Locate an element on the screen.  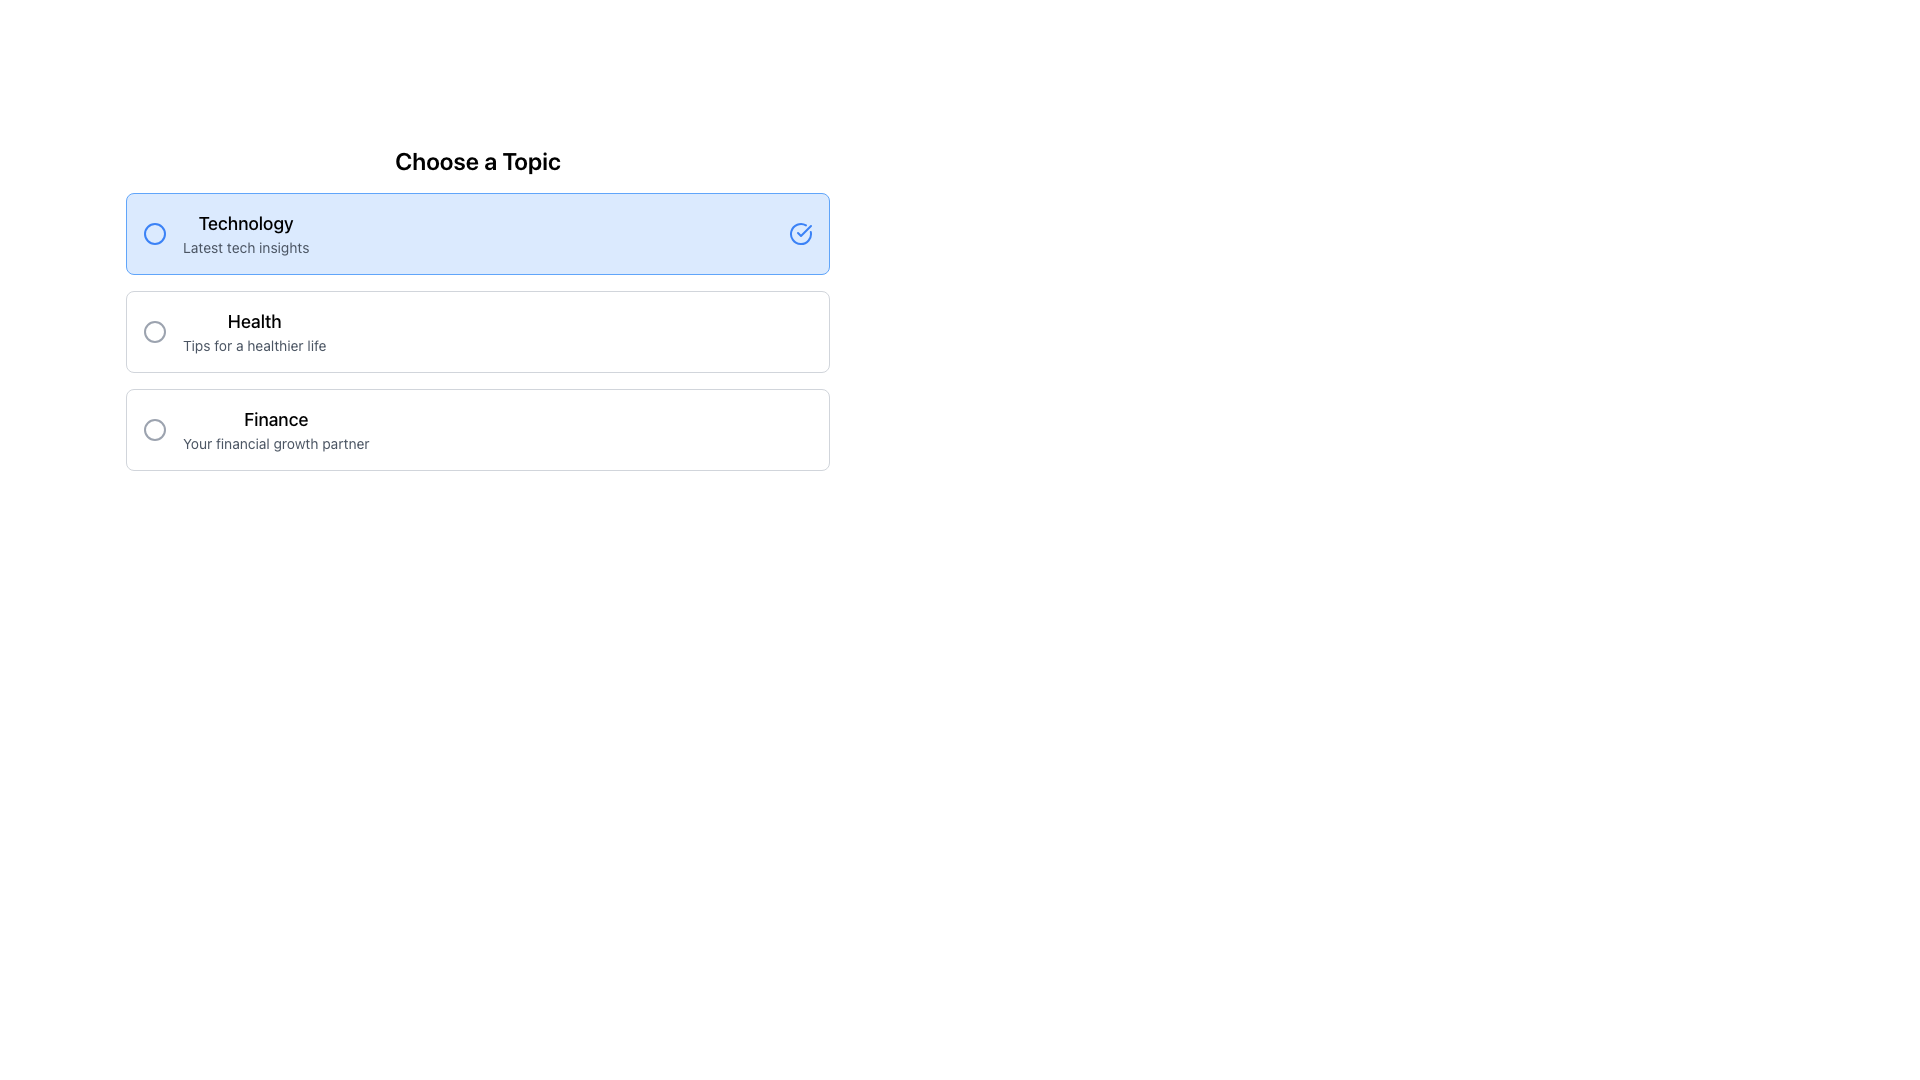
the inner circle of the graphical indication element located in the center-right part of the 'Health' option row is located at coordinates (153, 330).